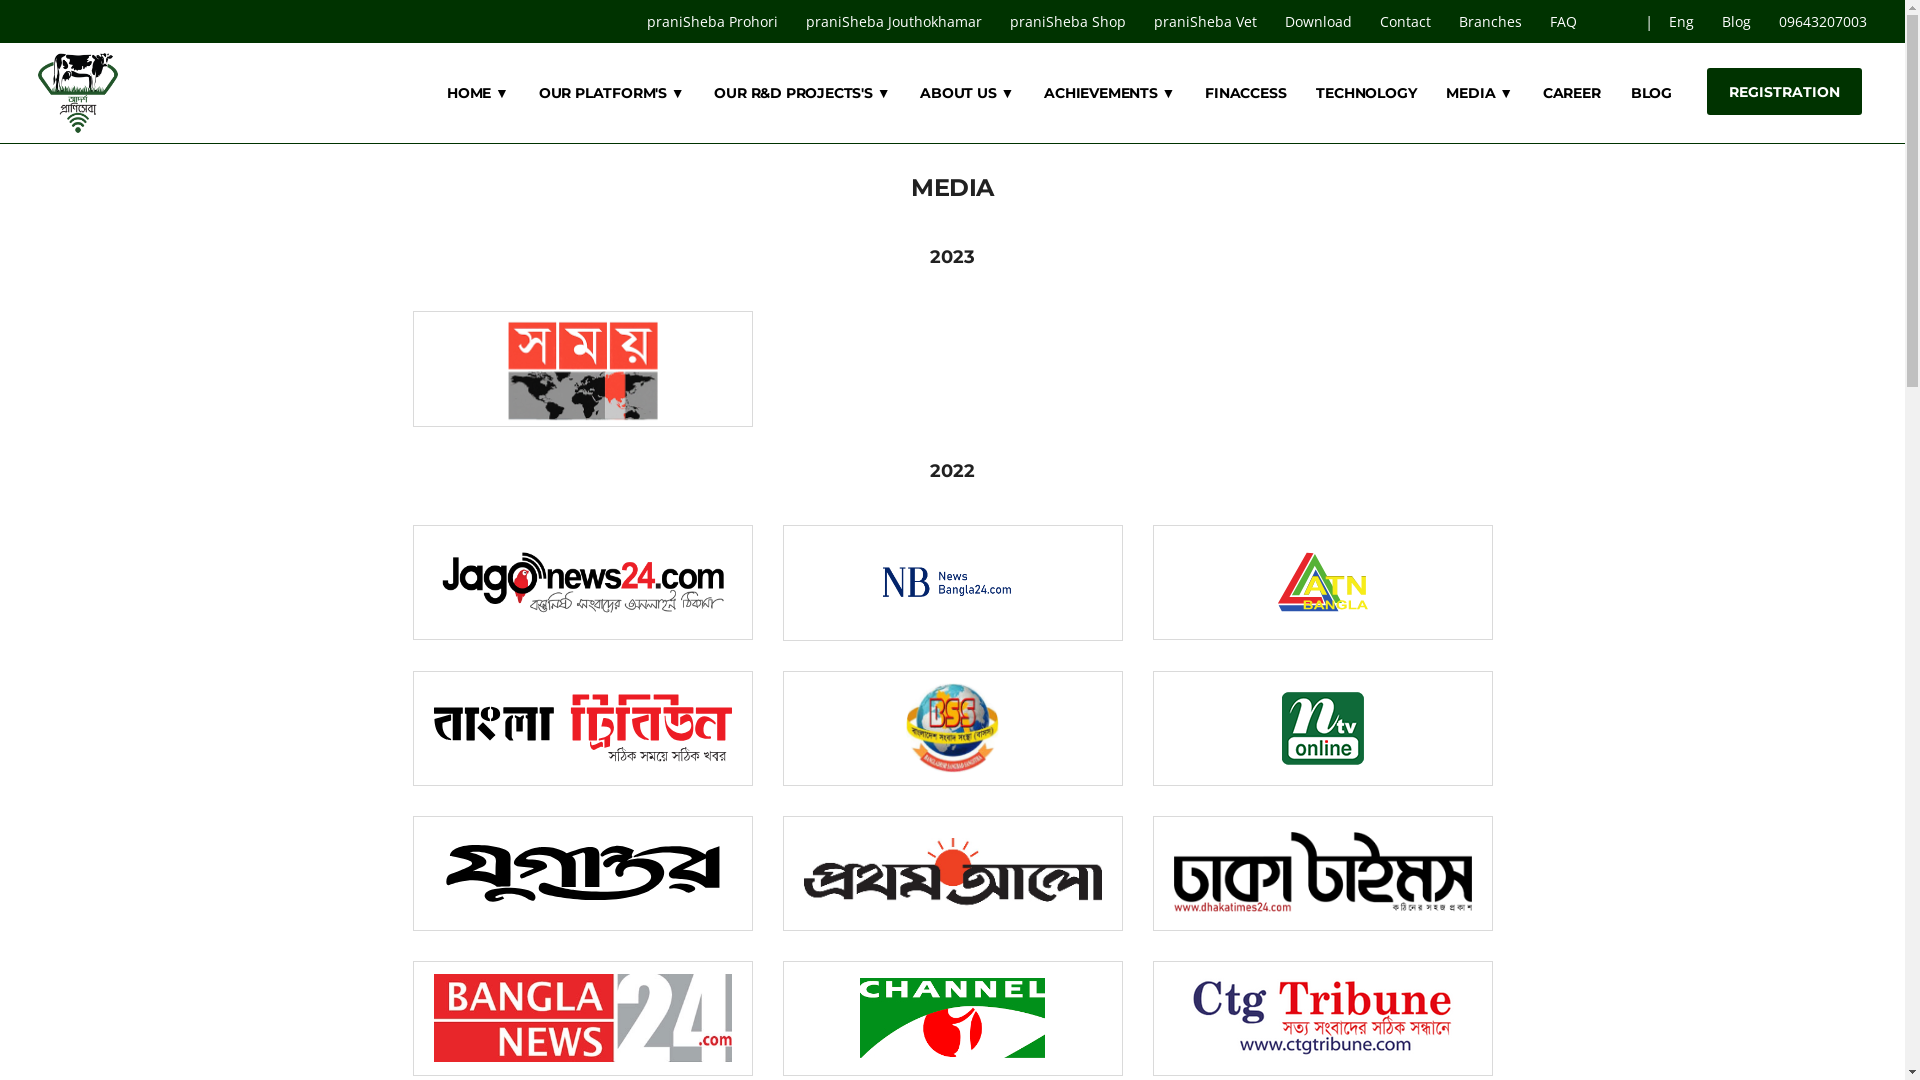  I want to click on 'TECHNOLOGY', so click(1365, 92).